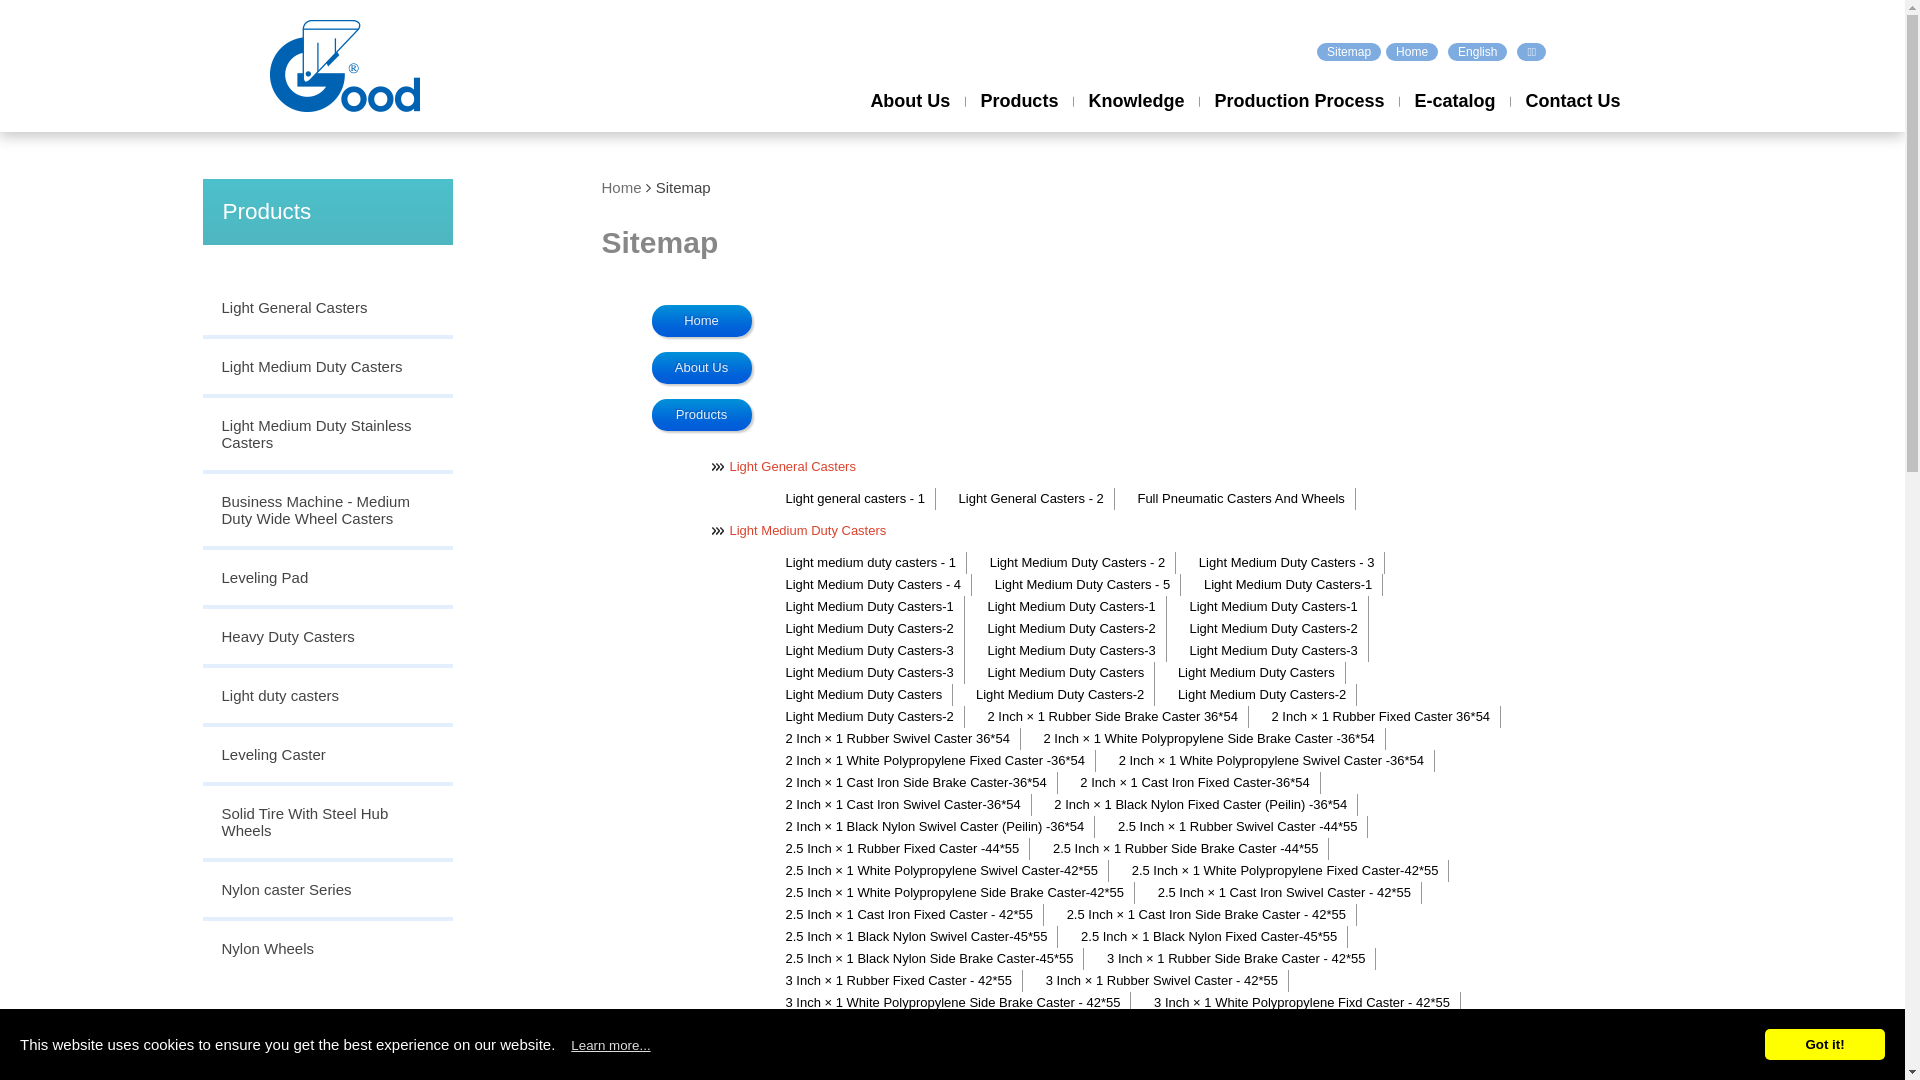 This screenshot has width=1920, height=1080. Describe the element at coordinates (326, 947) in the screenshot. I see `'Nylon Wheels'` at that location.